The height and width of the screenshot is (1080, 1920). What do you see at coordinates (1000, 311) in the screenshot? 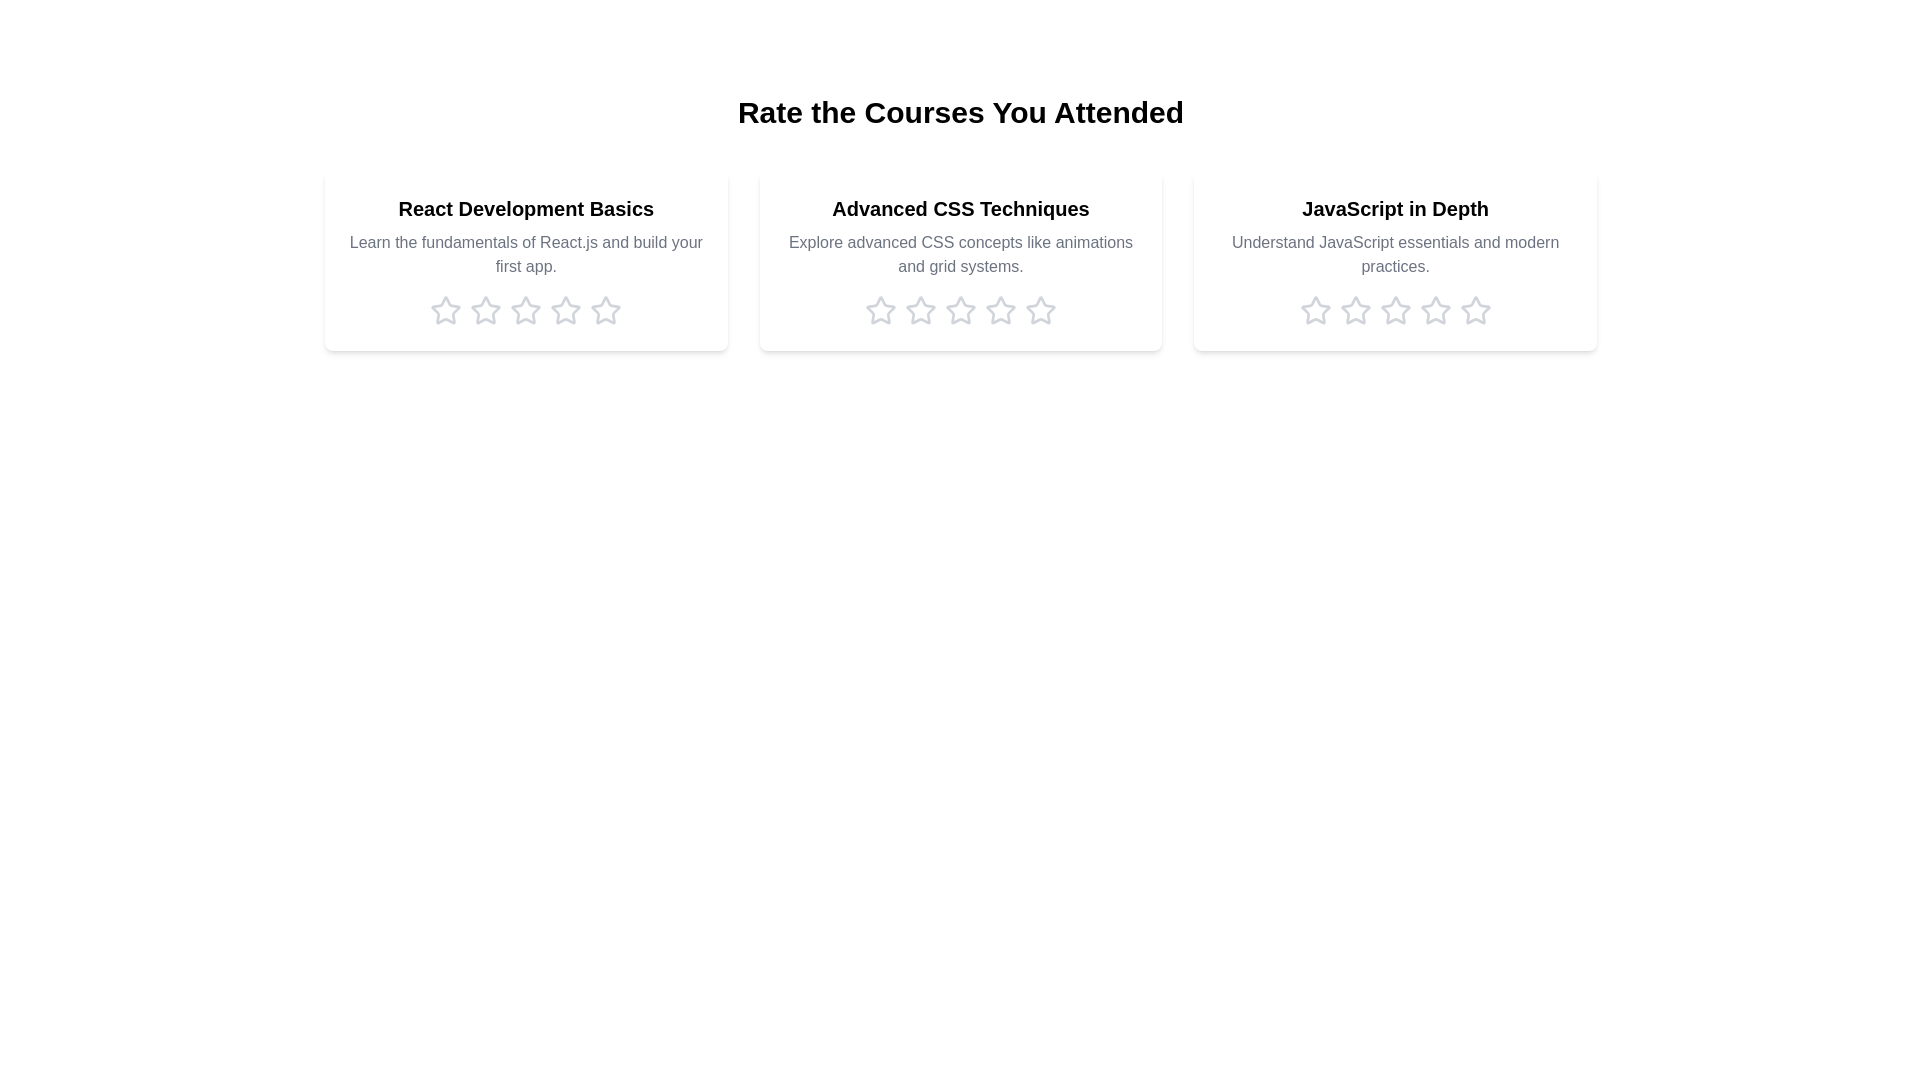
I see `the rating for the course 'Advanced CSS Techniques' to 4 stars` at bounding box center [1000, 311].